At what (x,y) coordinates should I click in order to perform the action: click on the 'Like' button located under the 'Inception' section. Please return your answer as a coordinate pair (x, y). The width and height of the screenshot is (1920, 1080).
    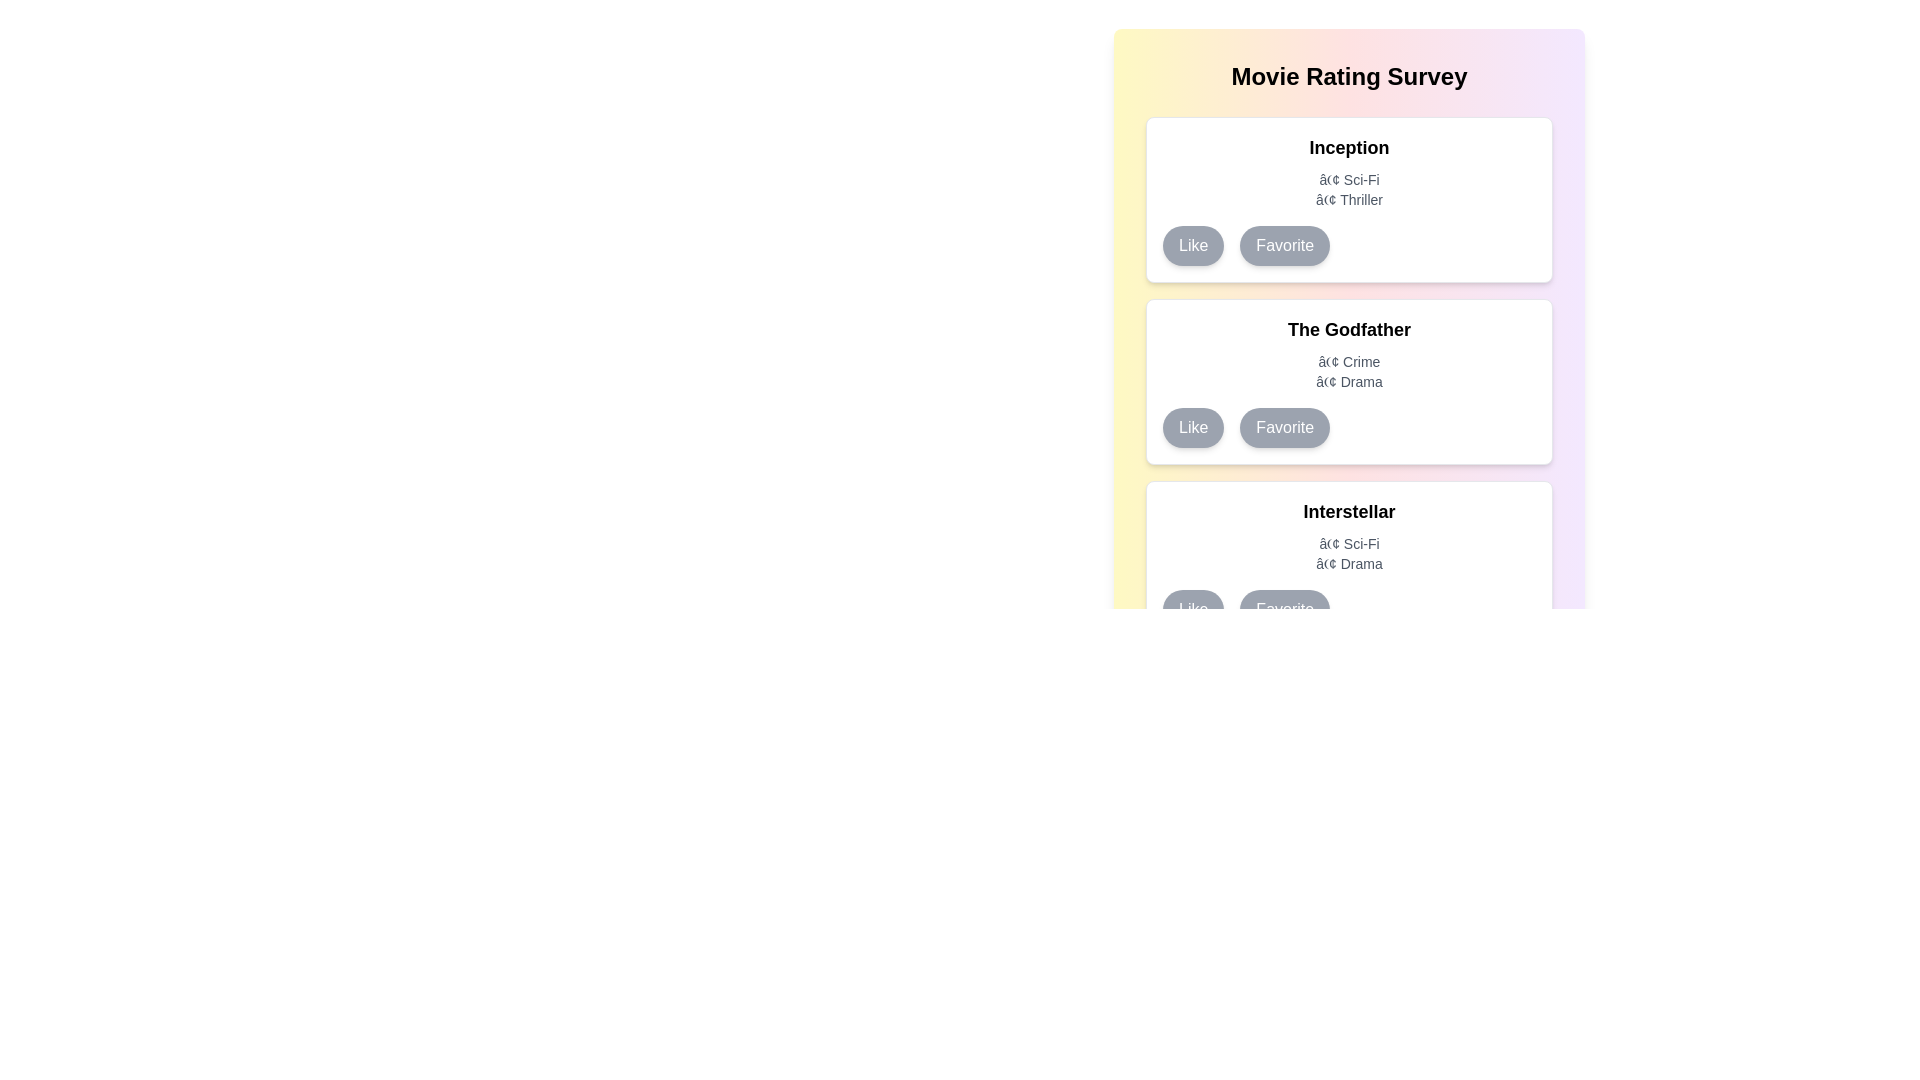
    Looking at the image, I should click on (1193, 245).